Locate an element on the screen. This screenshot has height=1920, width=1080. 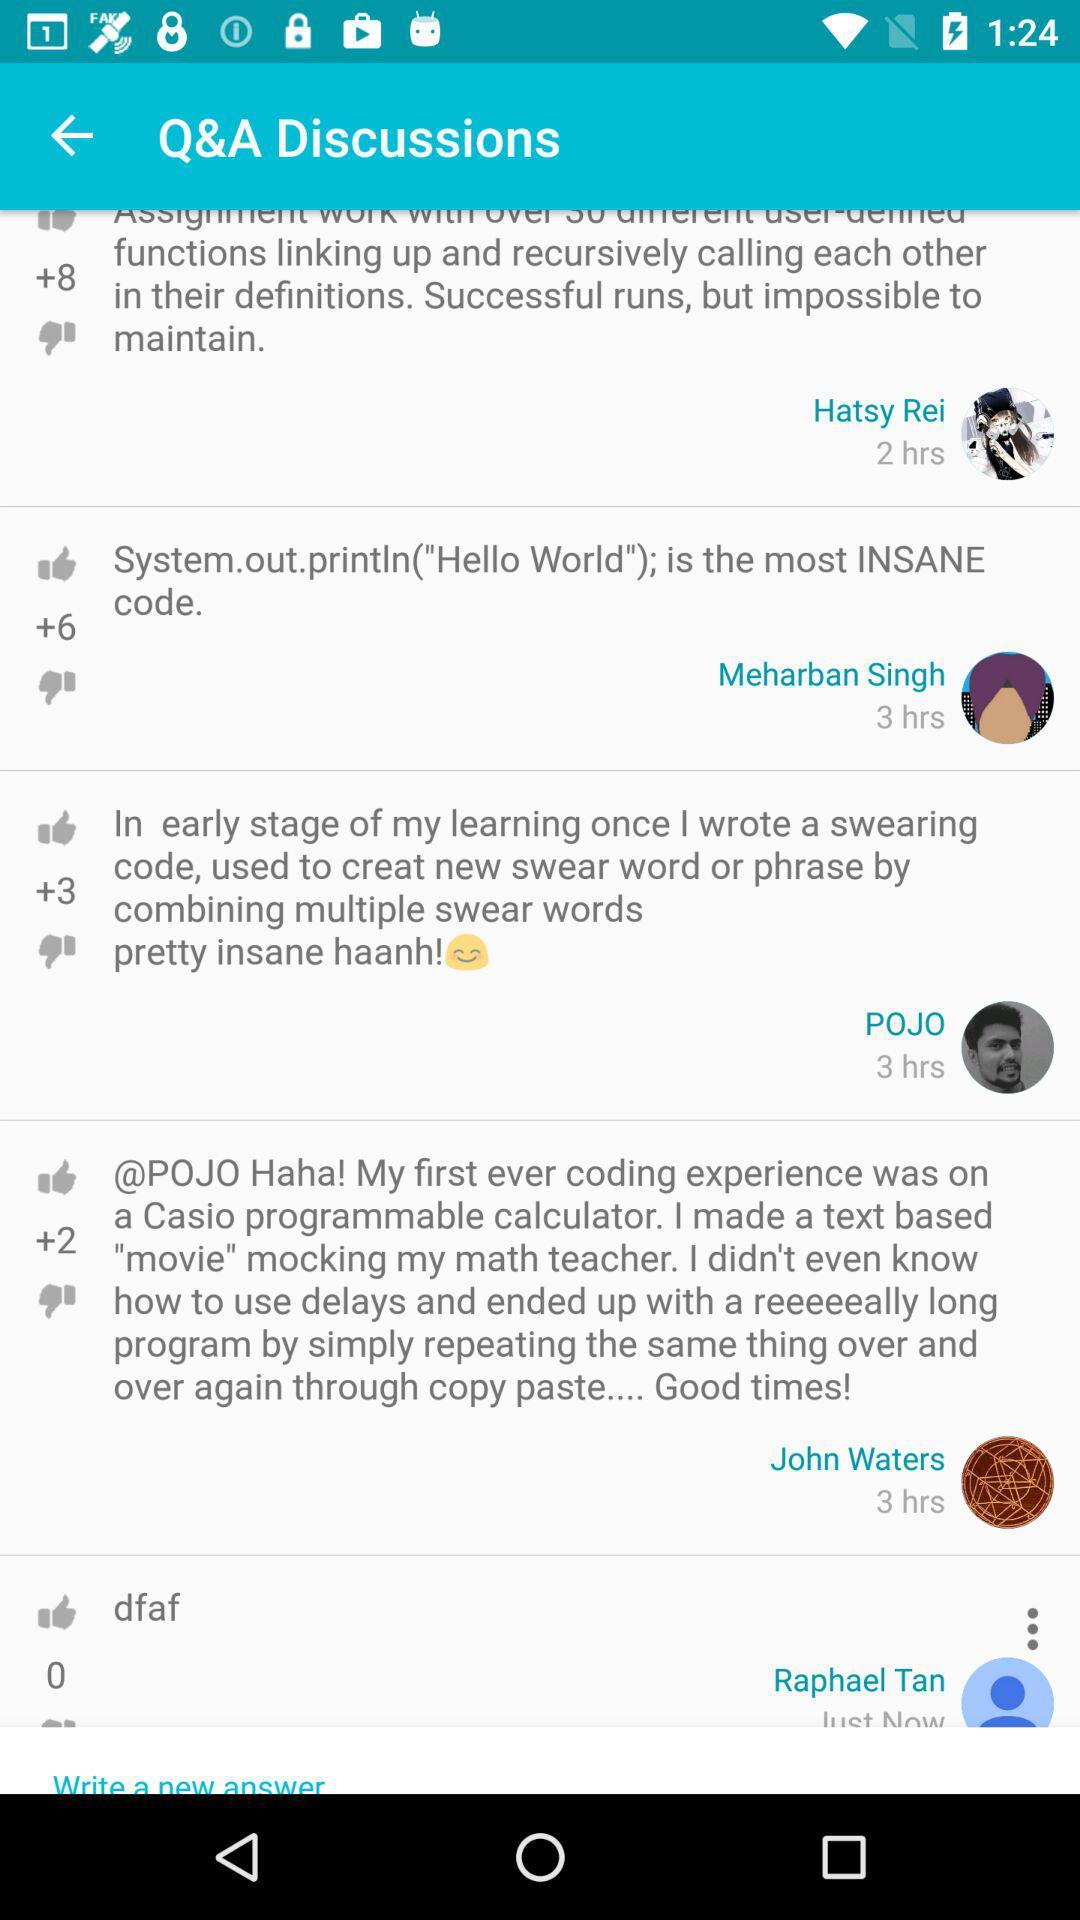
like the program is located at coordinates (55, 1177).